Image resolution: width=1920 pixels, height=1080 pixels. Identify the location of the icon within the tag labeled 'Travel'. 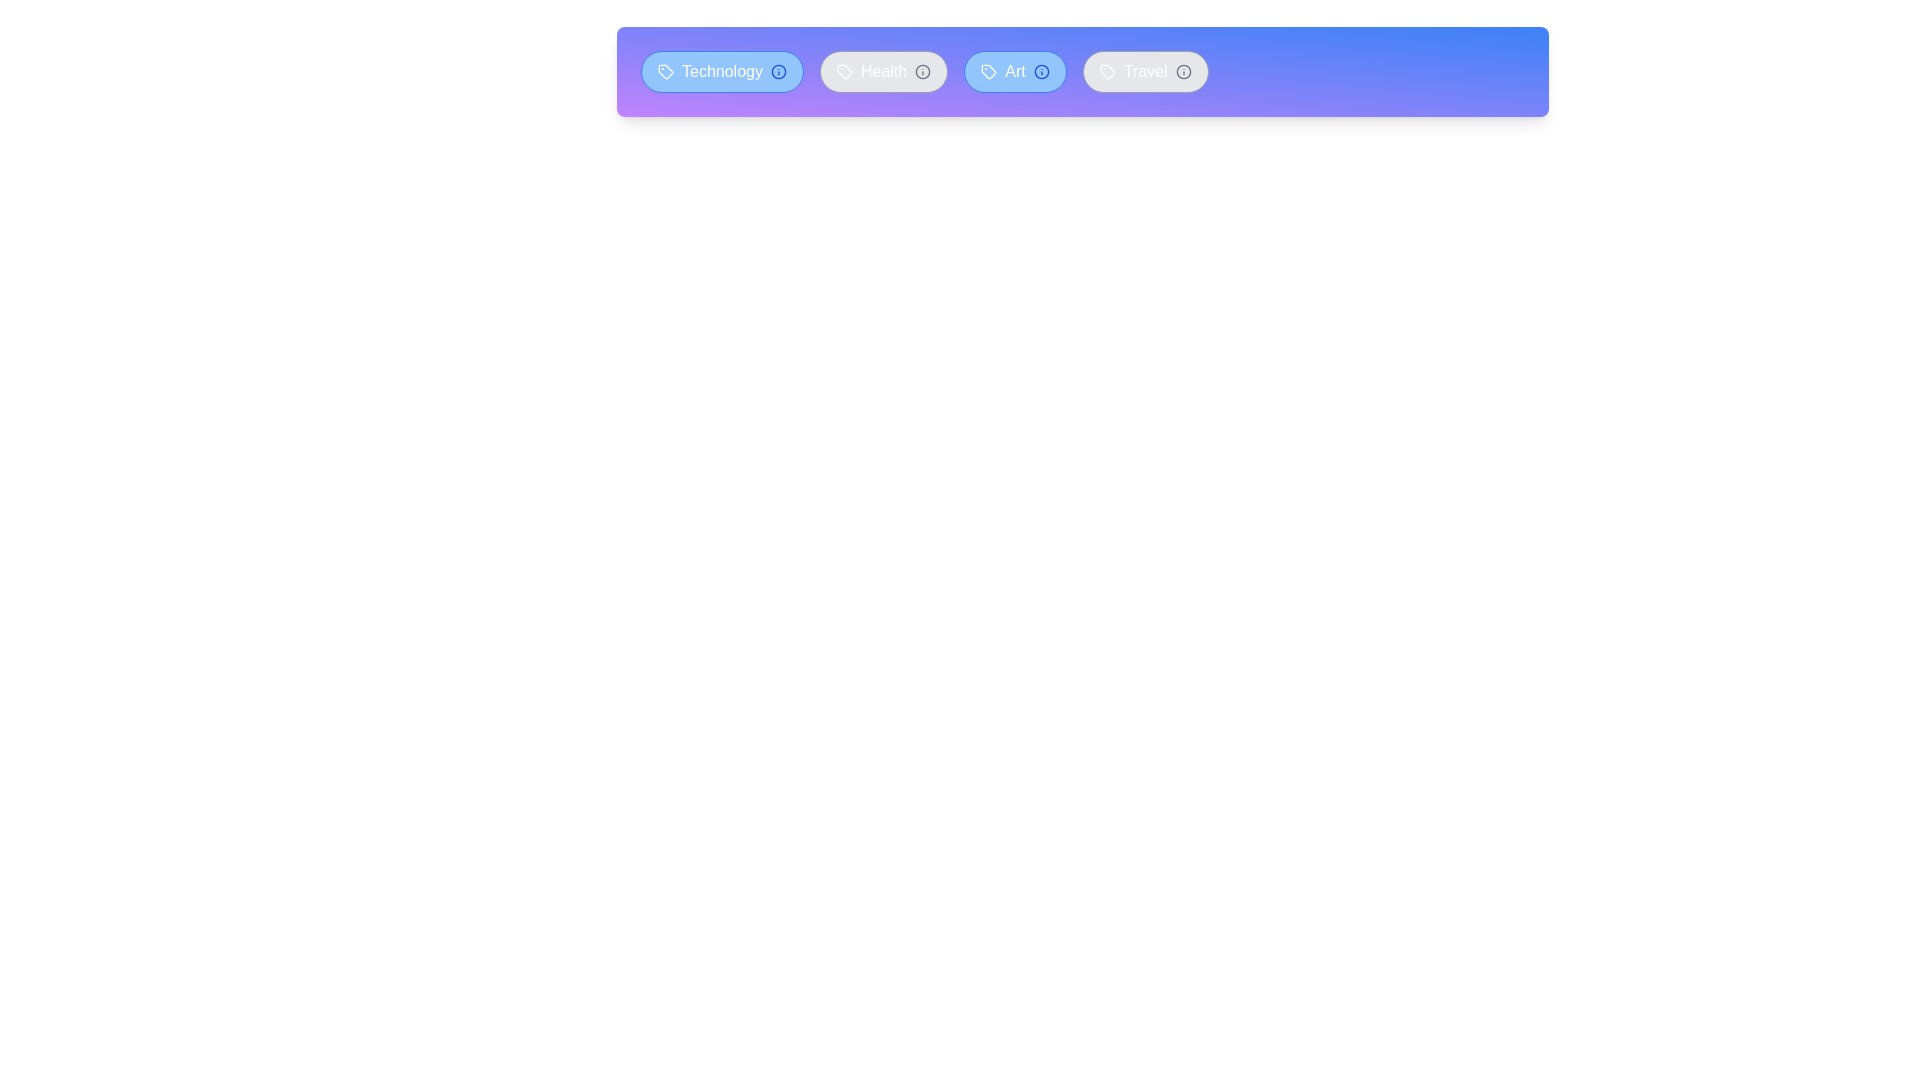
(1106, 71).